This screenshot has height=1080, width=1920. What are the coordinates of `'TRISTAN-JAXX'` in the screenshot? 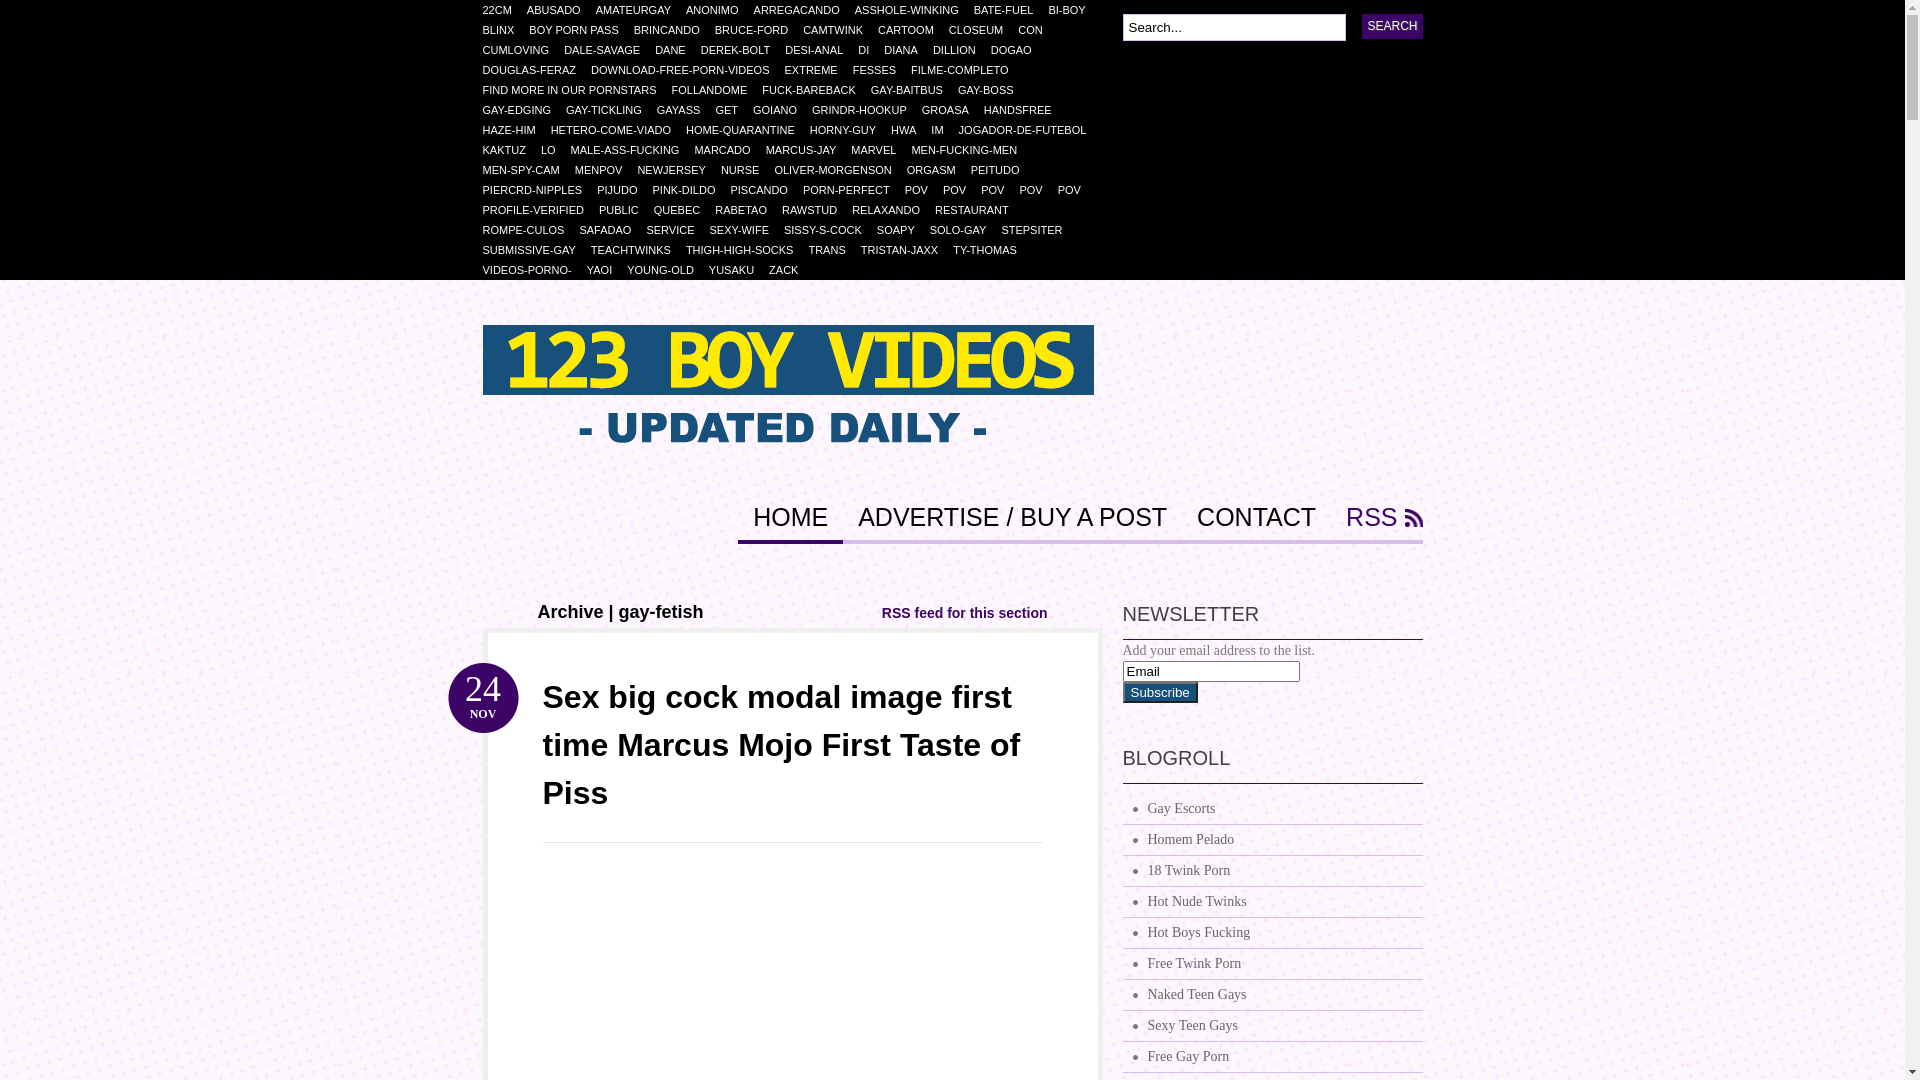 It's located at (906, 249).